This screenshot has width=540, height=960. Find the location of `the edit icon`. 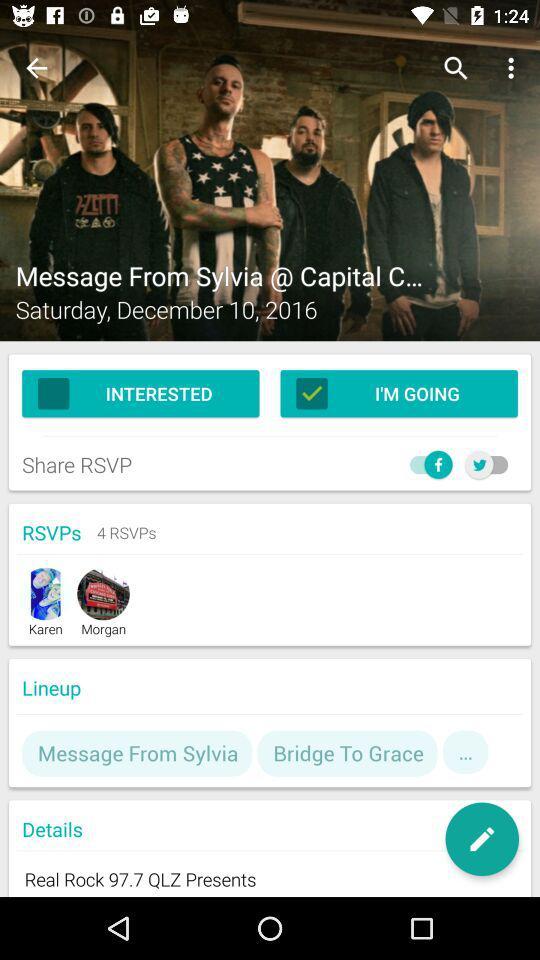

the edit icon is located at coordinates (481, 839).